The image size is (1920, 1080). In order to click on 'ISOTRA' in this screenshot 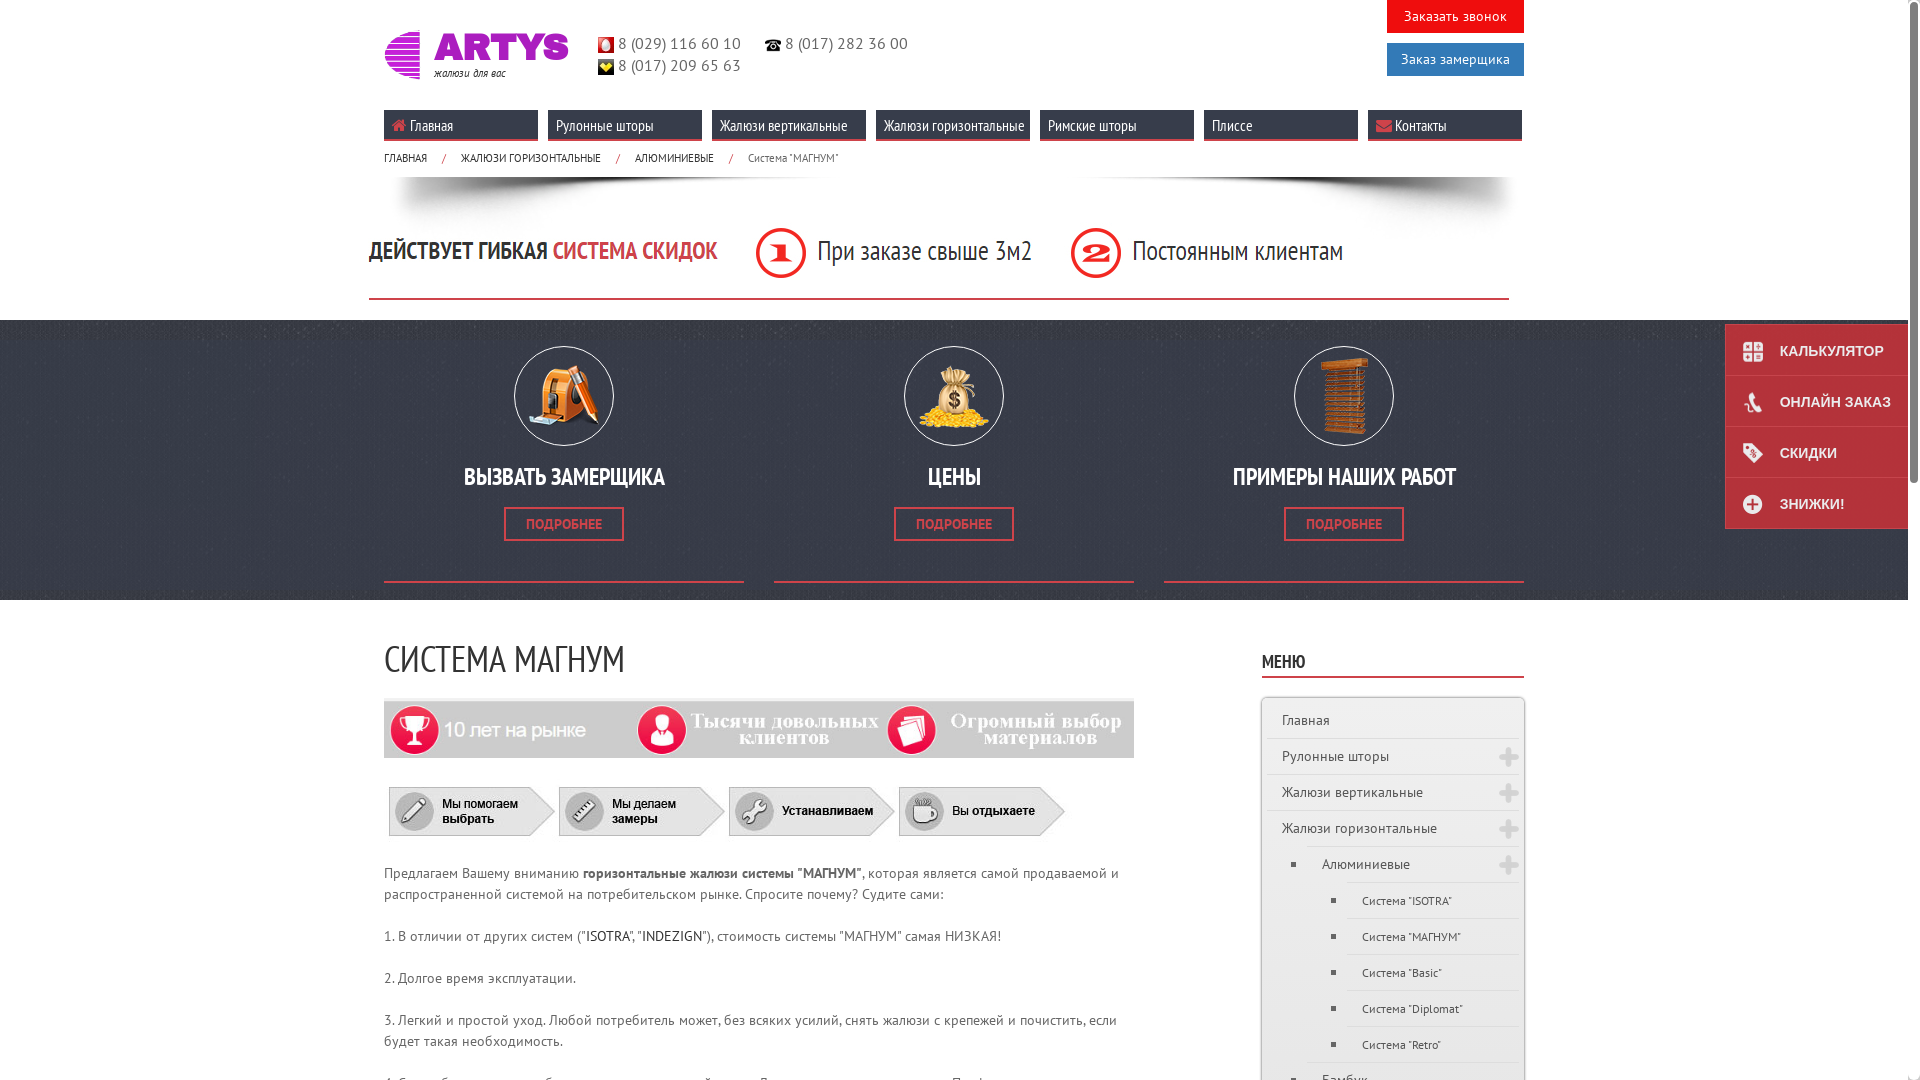, I will do `click(606, 936)`.